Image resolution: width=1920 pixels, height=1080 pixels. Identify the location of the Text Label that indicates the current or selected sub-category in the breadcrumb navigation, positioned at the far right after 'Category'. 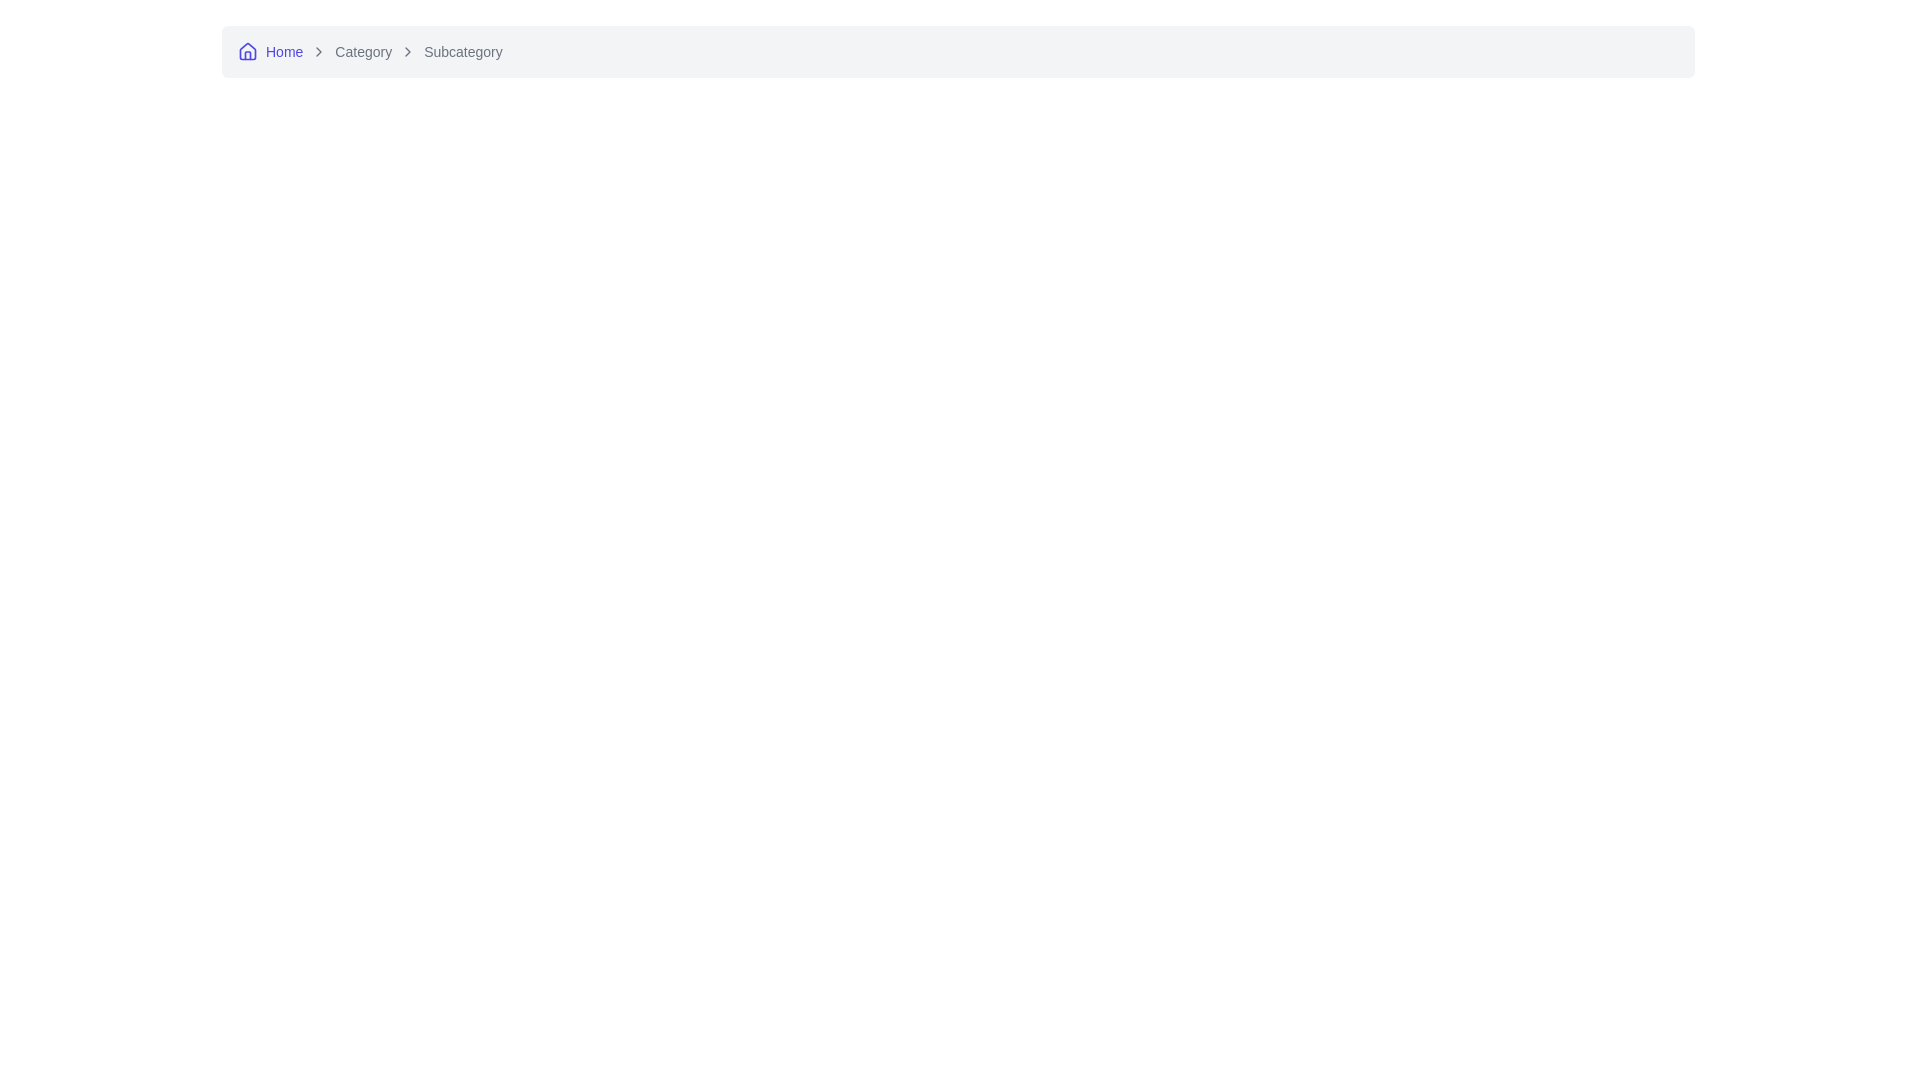
(462, 50).